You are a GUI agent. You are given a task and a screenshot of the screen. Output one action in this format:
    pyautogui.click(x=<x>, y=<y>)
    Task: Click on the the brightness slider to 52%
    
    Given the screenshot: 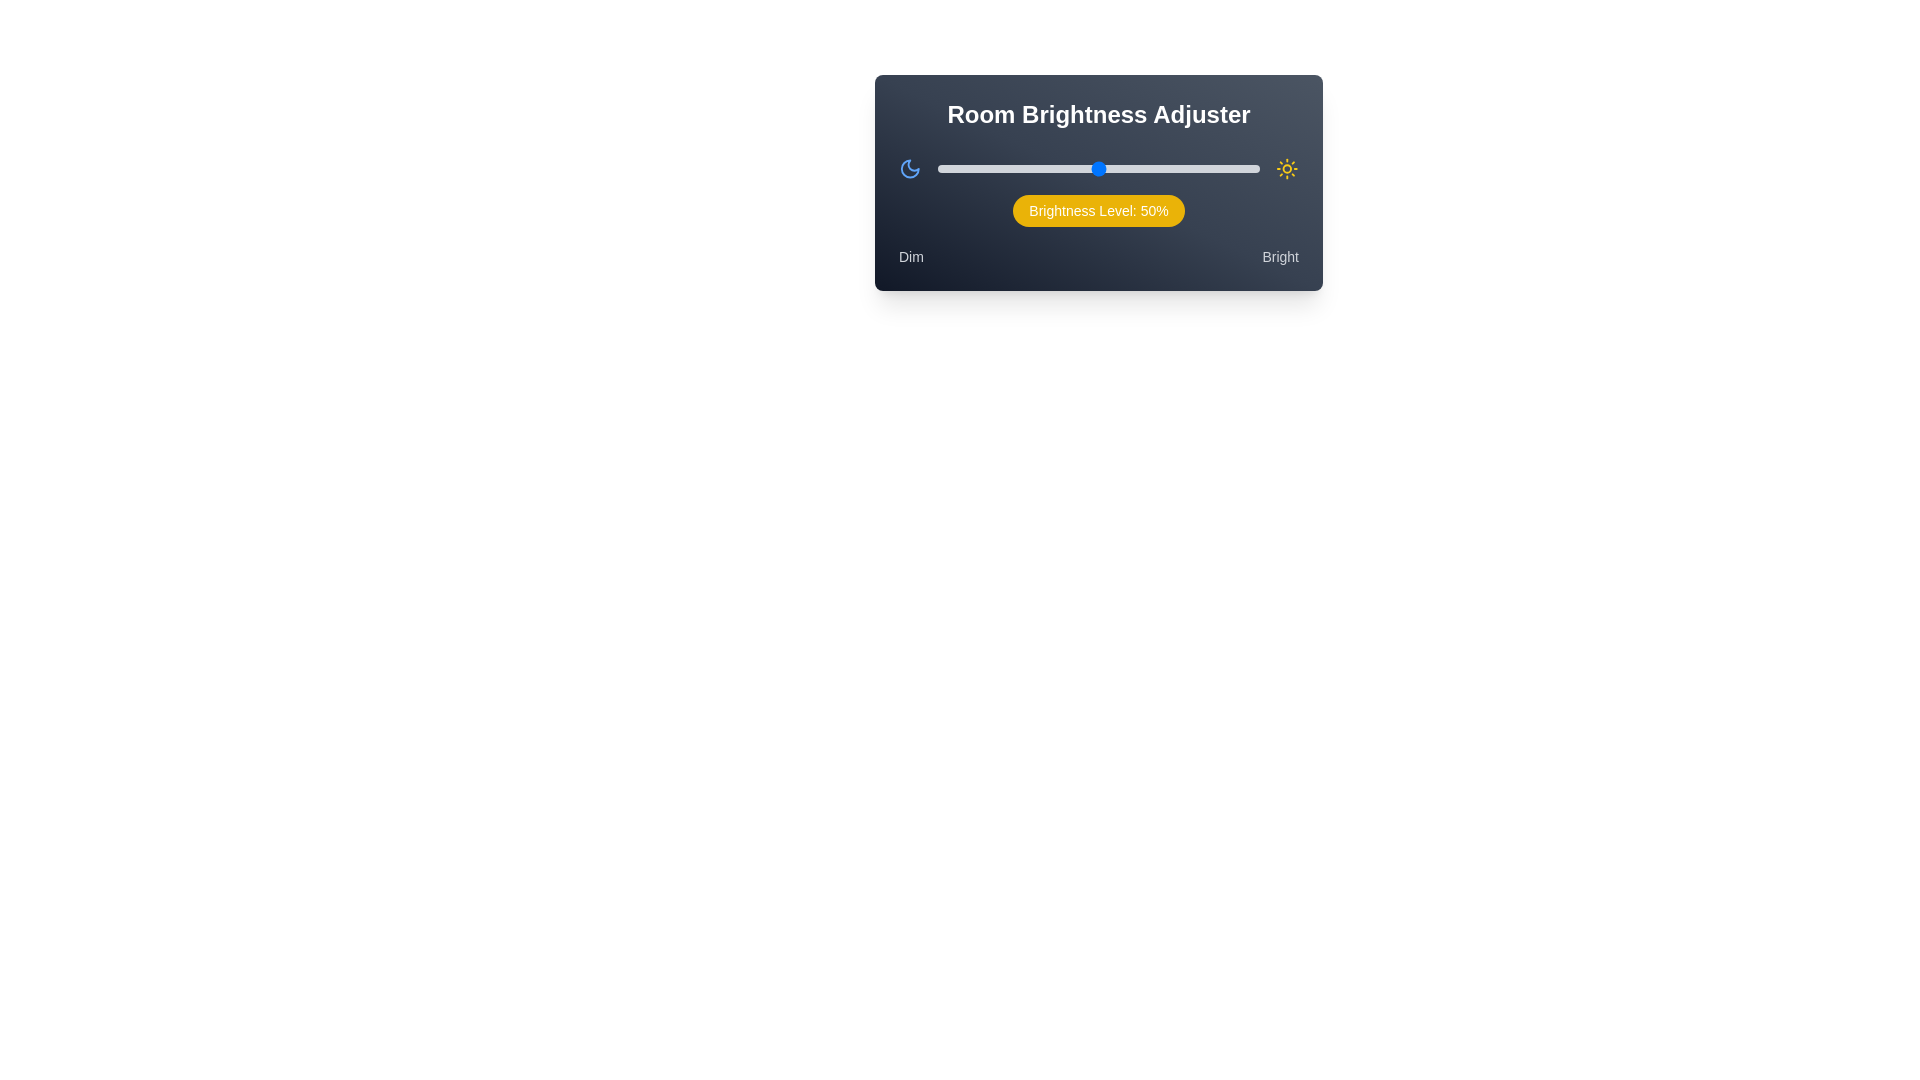 What is the action you would take?
    pyautogui.click(x=1104, y=168)
    